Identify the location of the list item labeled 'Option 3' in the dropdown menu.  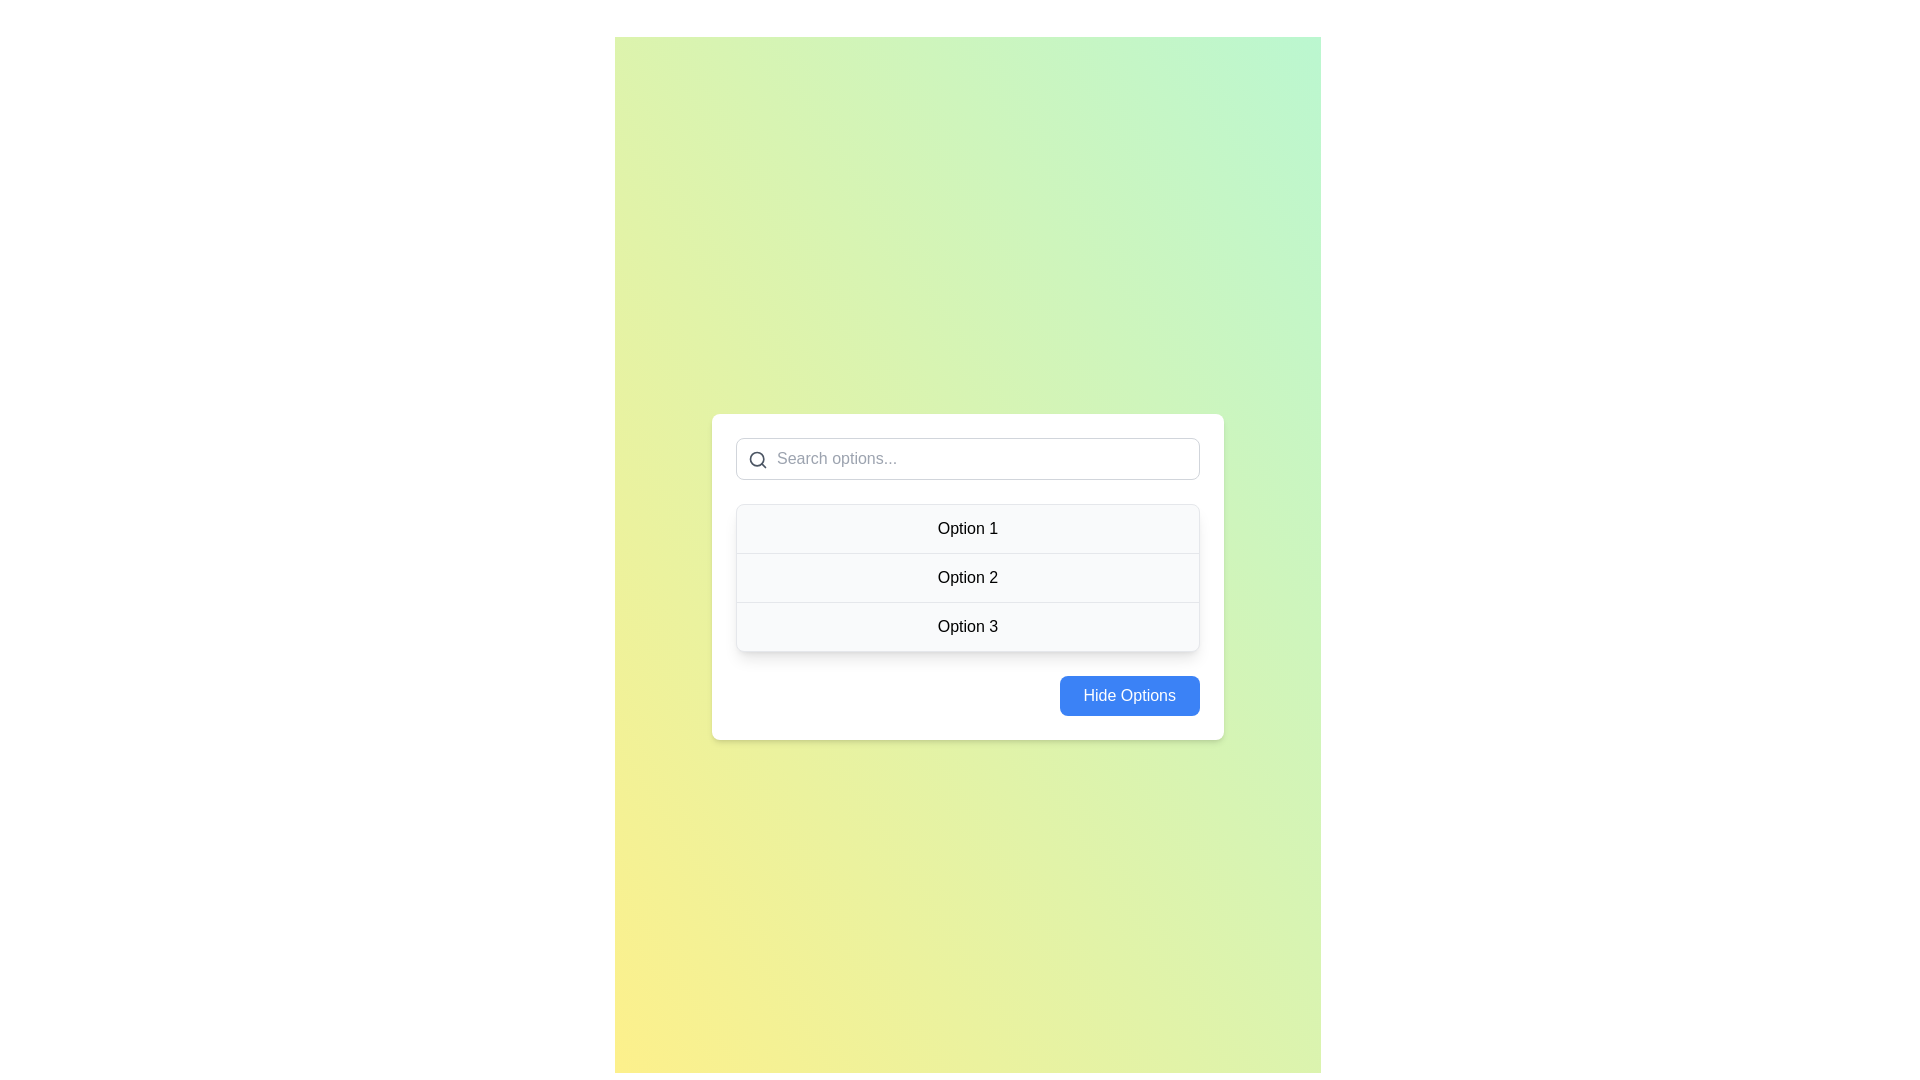
(968, 624).